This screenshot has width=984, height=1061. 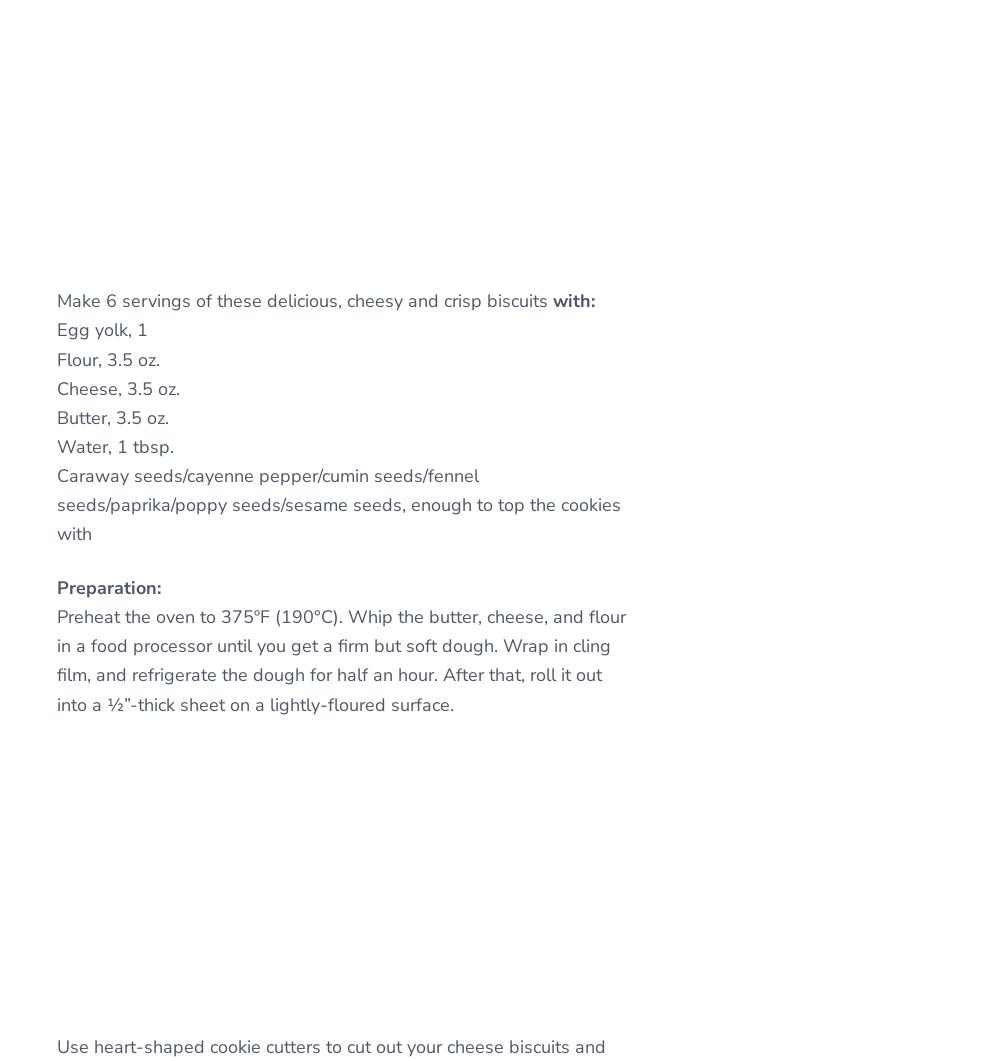 I want to click on 'Butter, 3.5 oz.', so click(x=55, y=416).